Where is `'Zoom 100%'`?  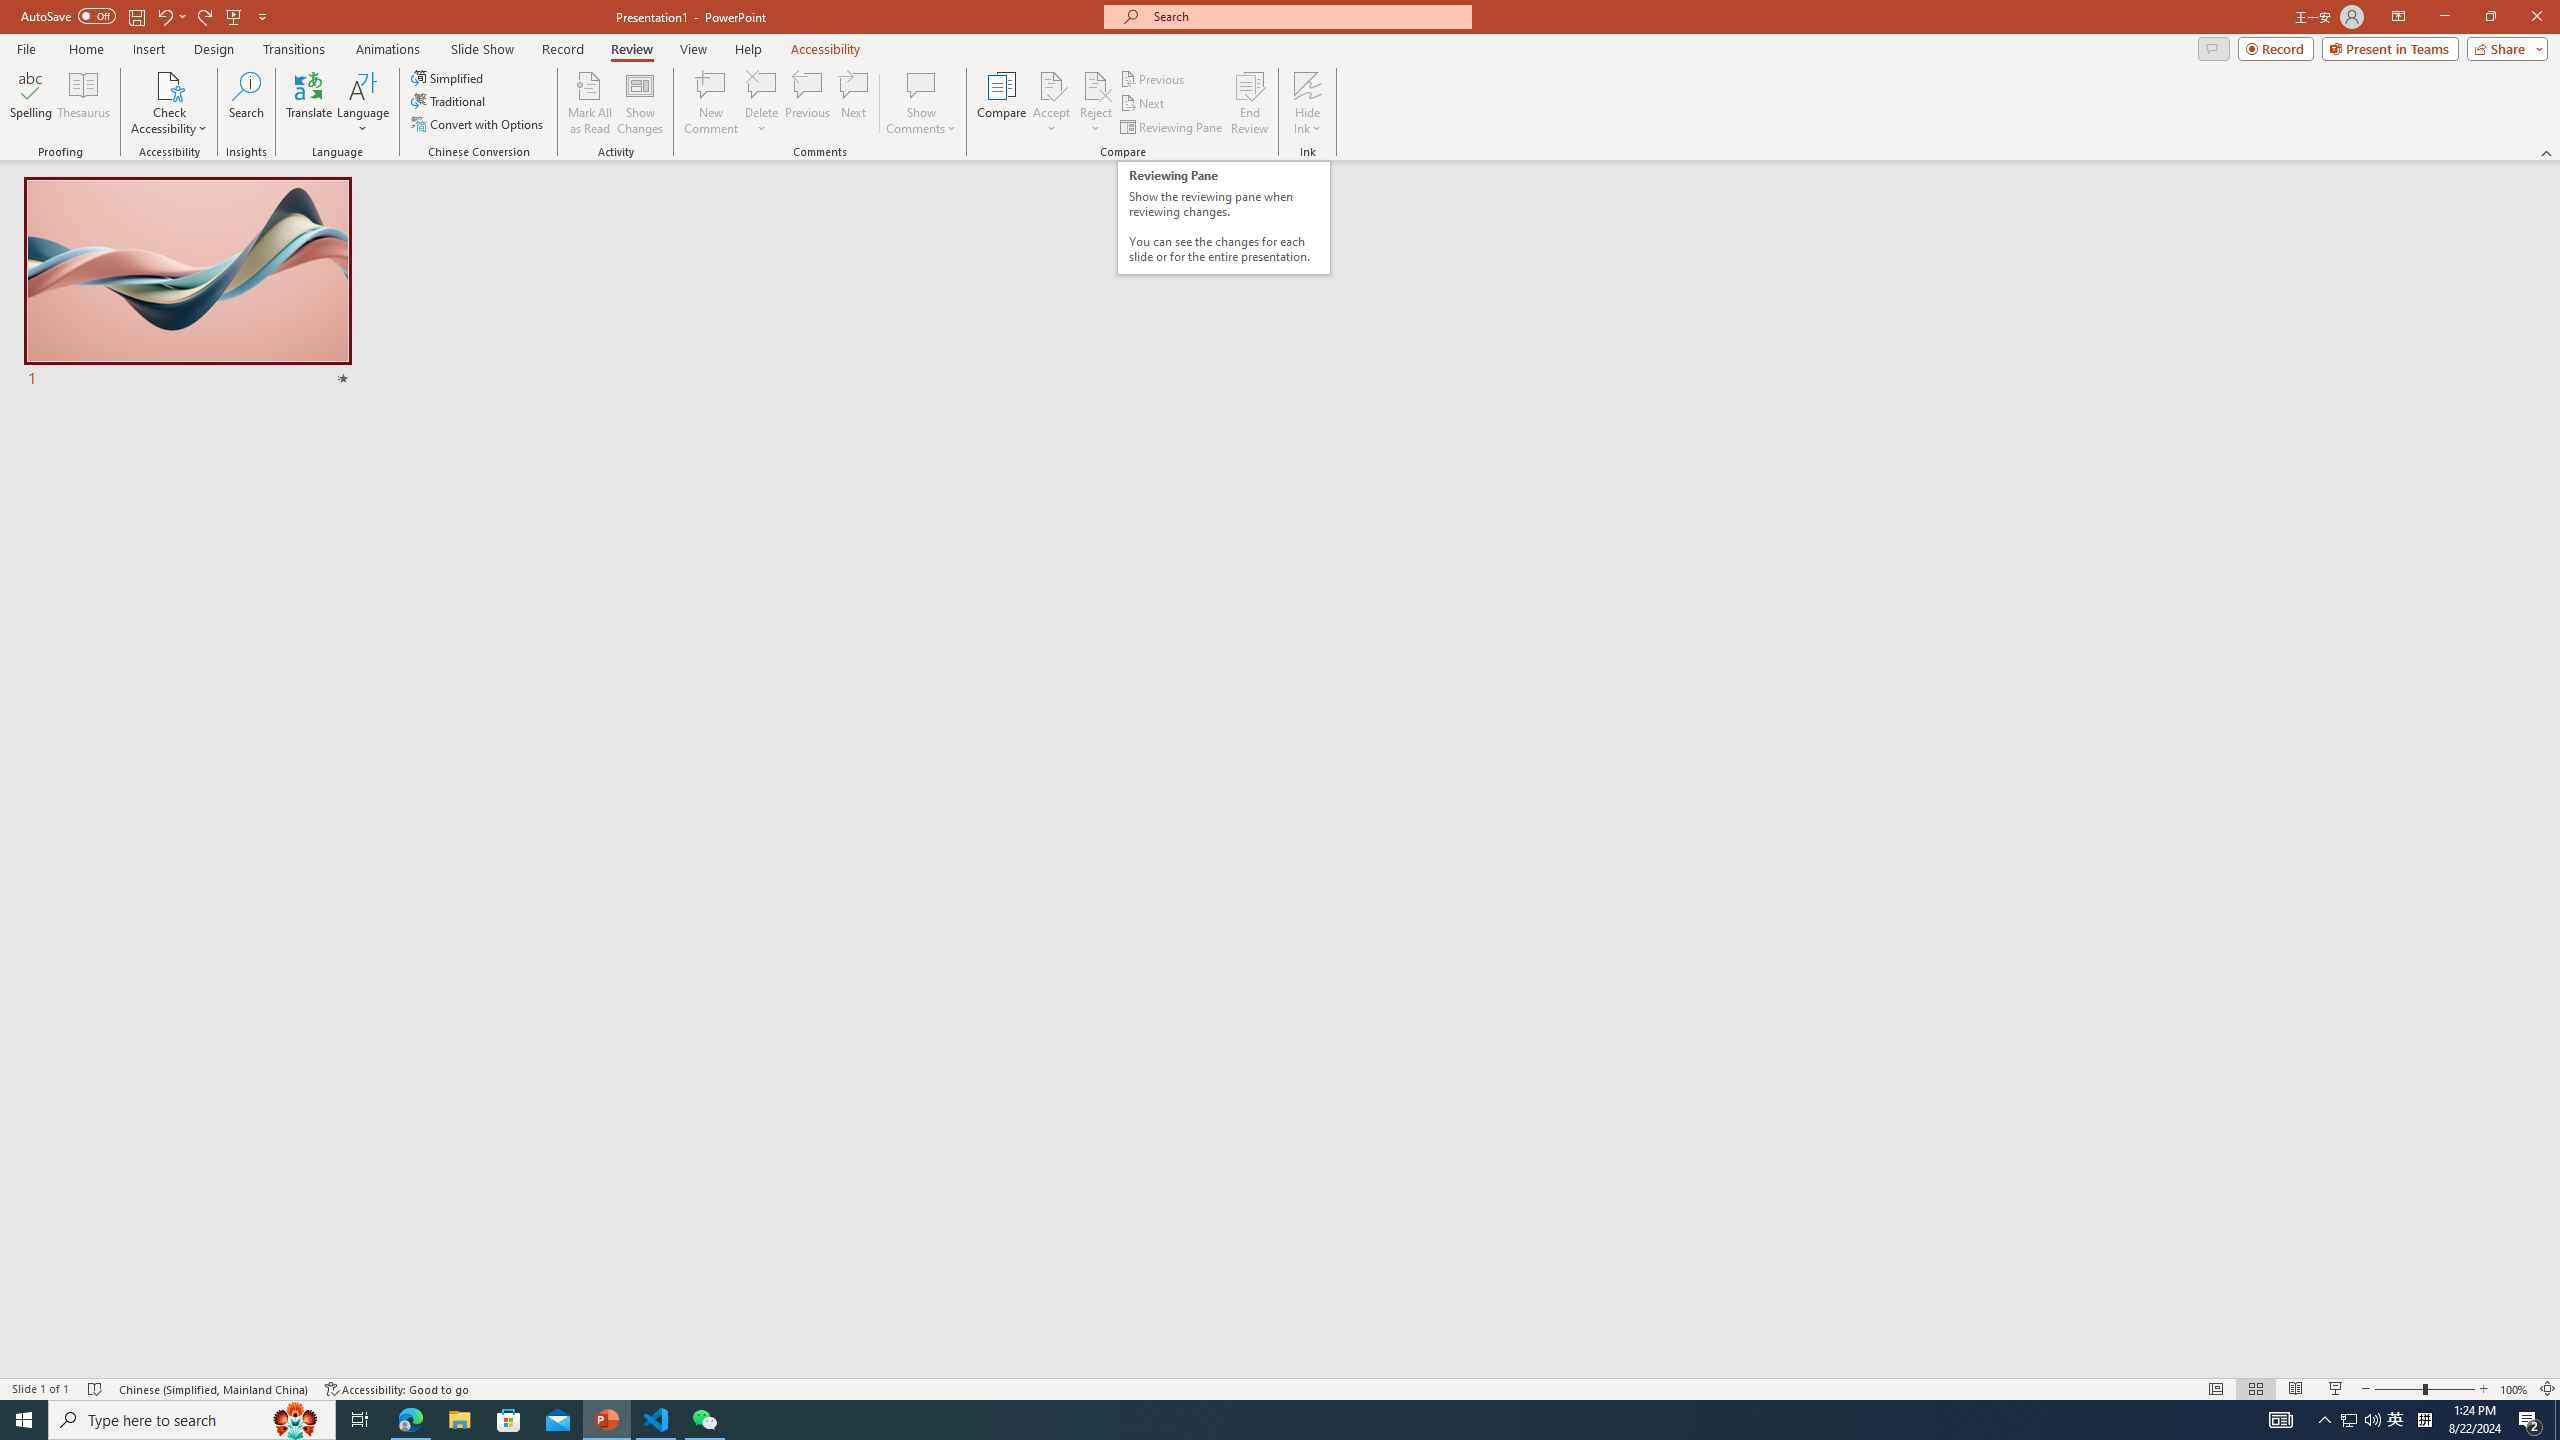 'Zoom 100%' is located at coordinates (2515, 1389).